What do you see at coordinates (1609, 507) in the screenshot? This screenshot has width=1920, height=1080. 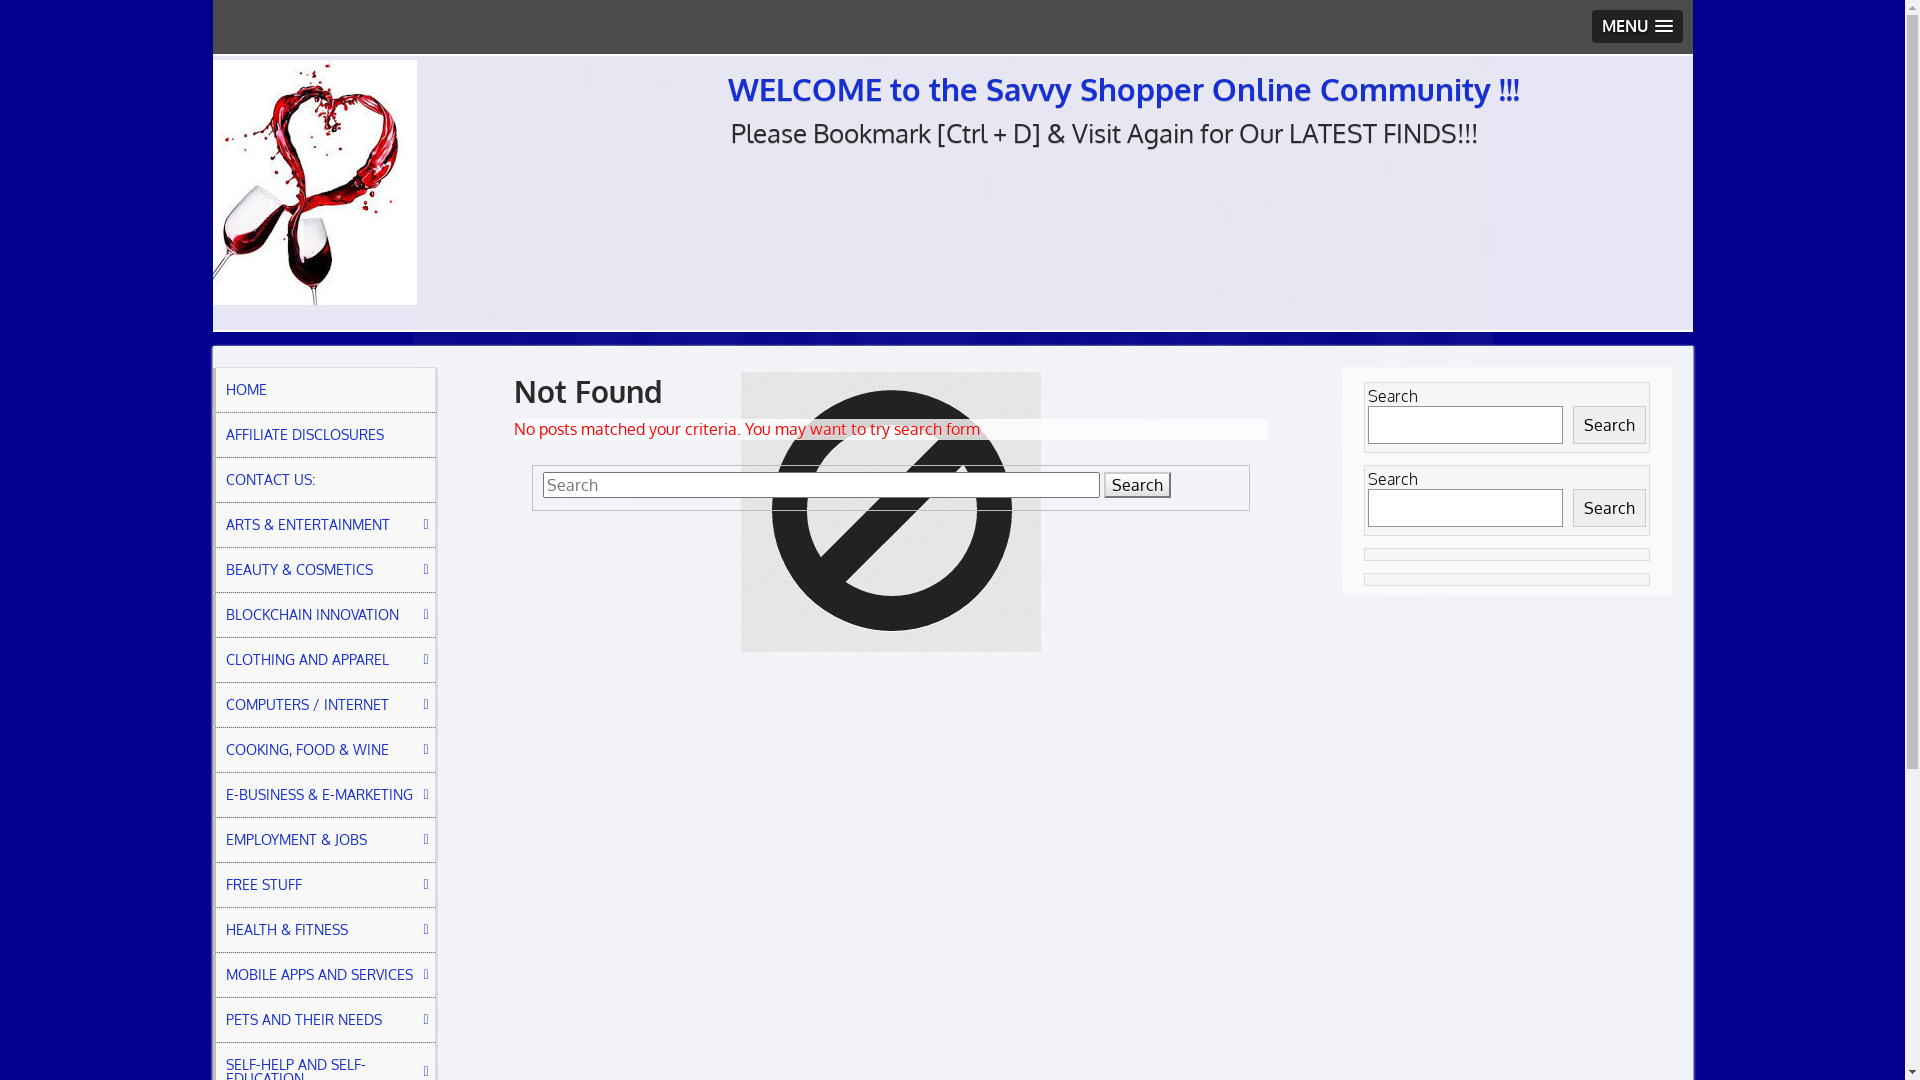 I see `'Search'` at bounding box center [1609, 507].